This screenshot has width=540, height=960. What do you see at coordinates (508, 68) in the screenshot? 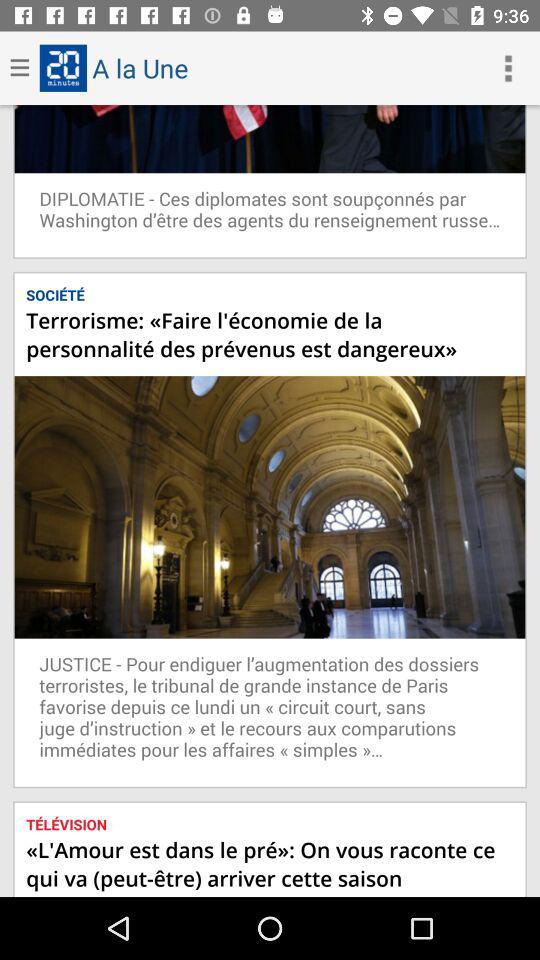
I see `the item to the right of a la une icon` at bounding box center [508, 68].